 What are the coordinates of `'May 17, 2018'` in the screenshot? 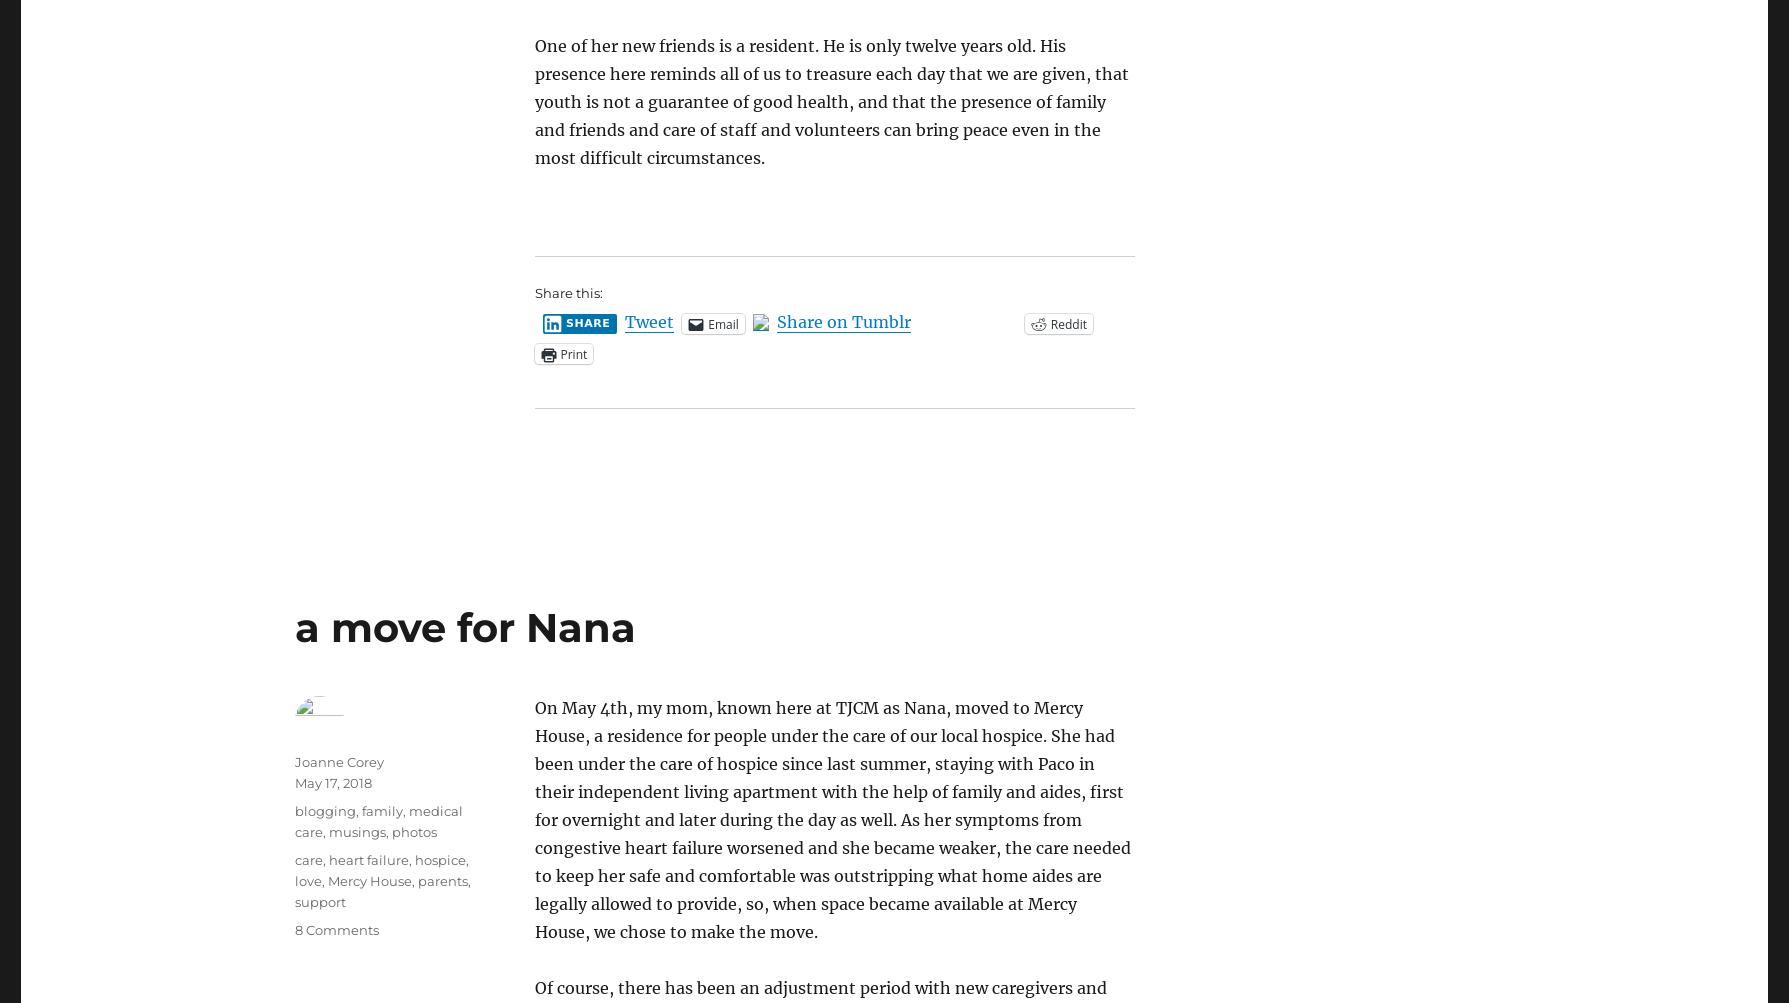 It's located at (331, 782).